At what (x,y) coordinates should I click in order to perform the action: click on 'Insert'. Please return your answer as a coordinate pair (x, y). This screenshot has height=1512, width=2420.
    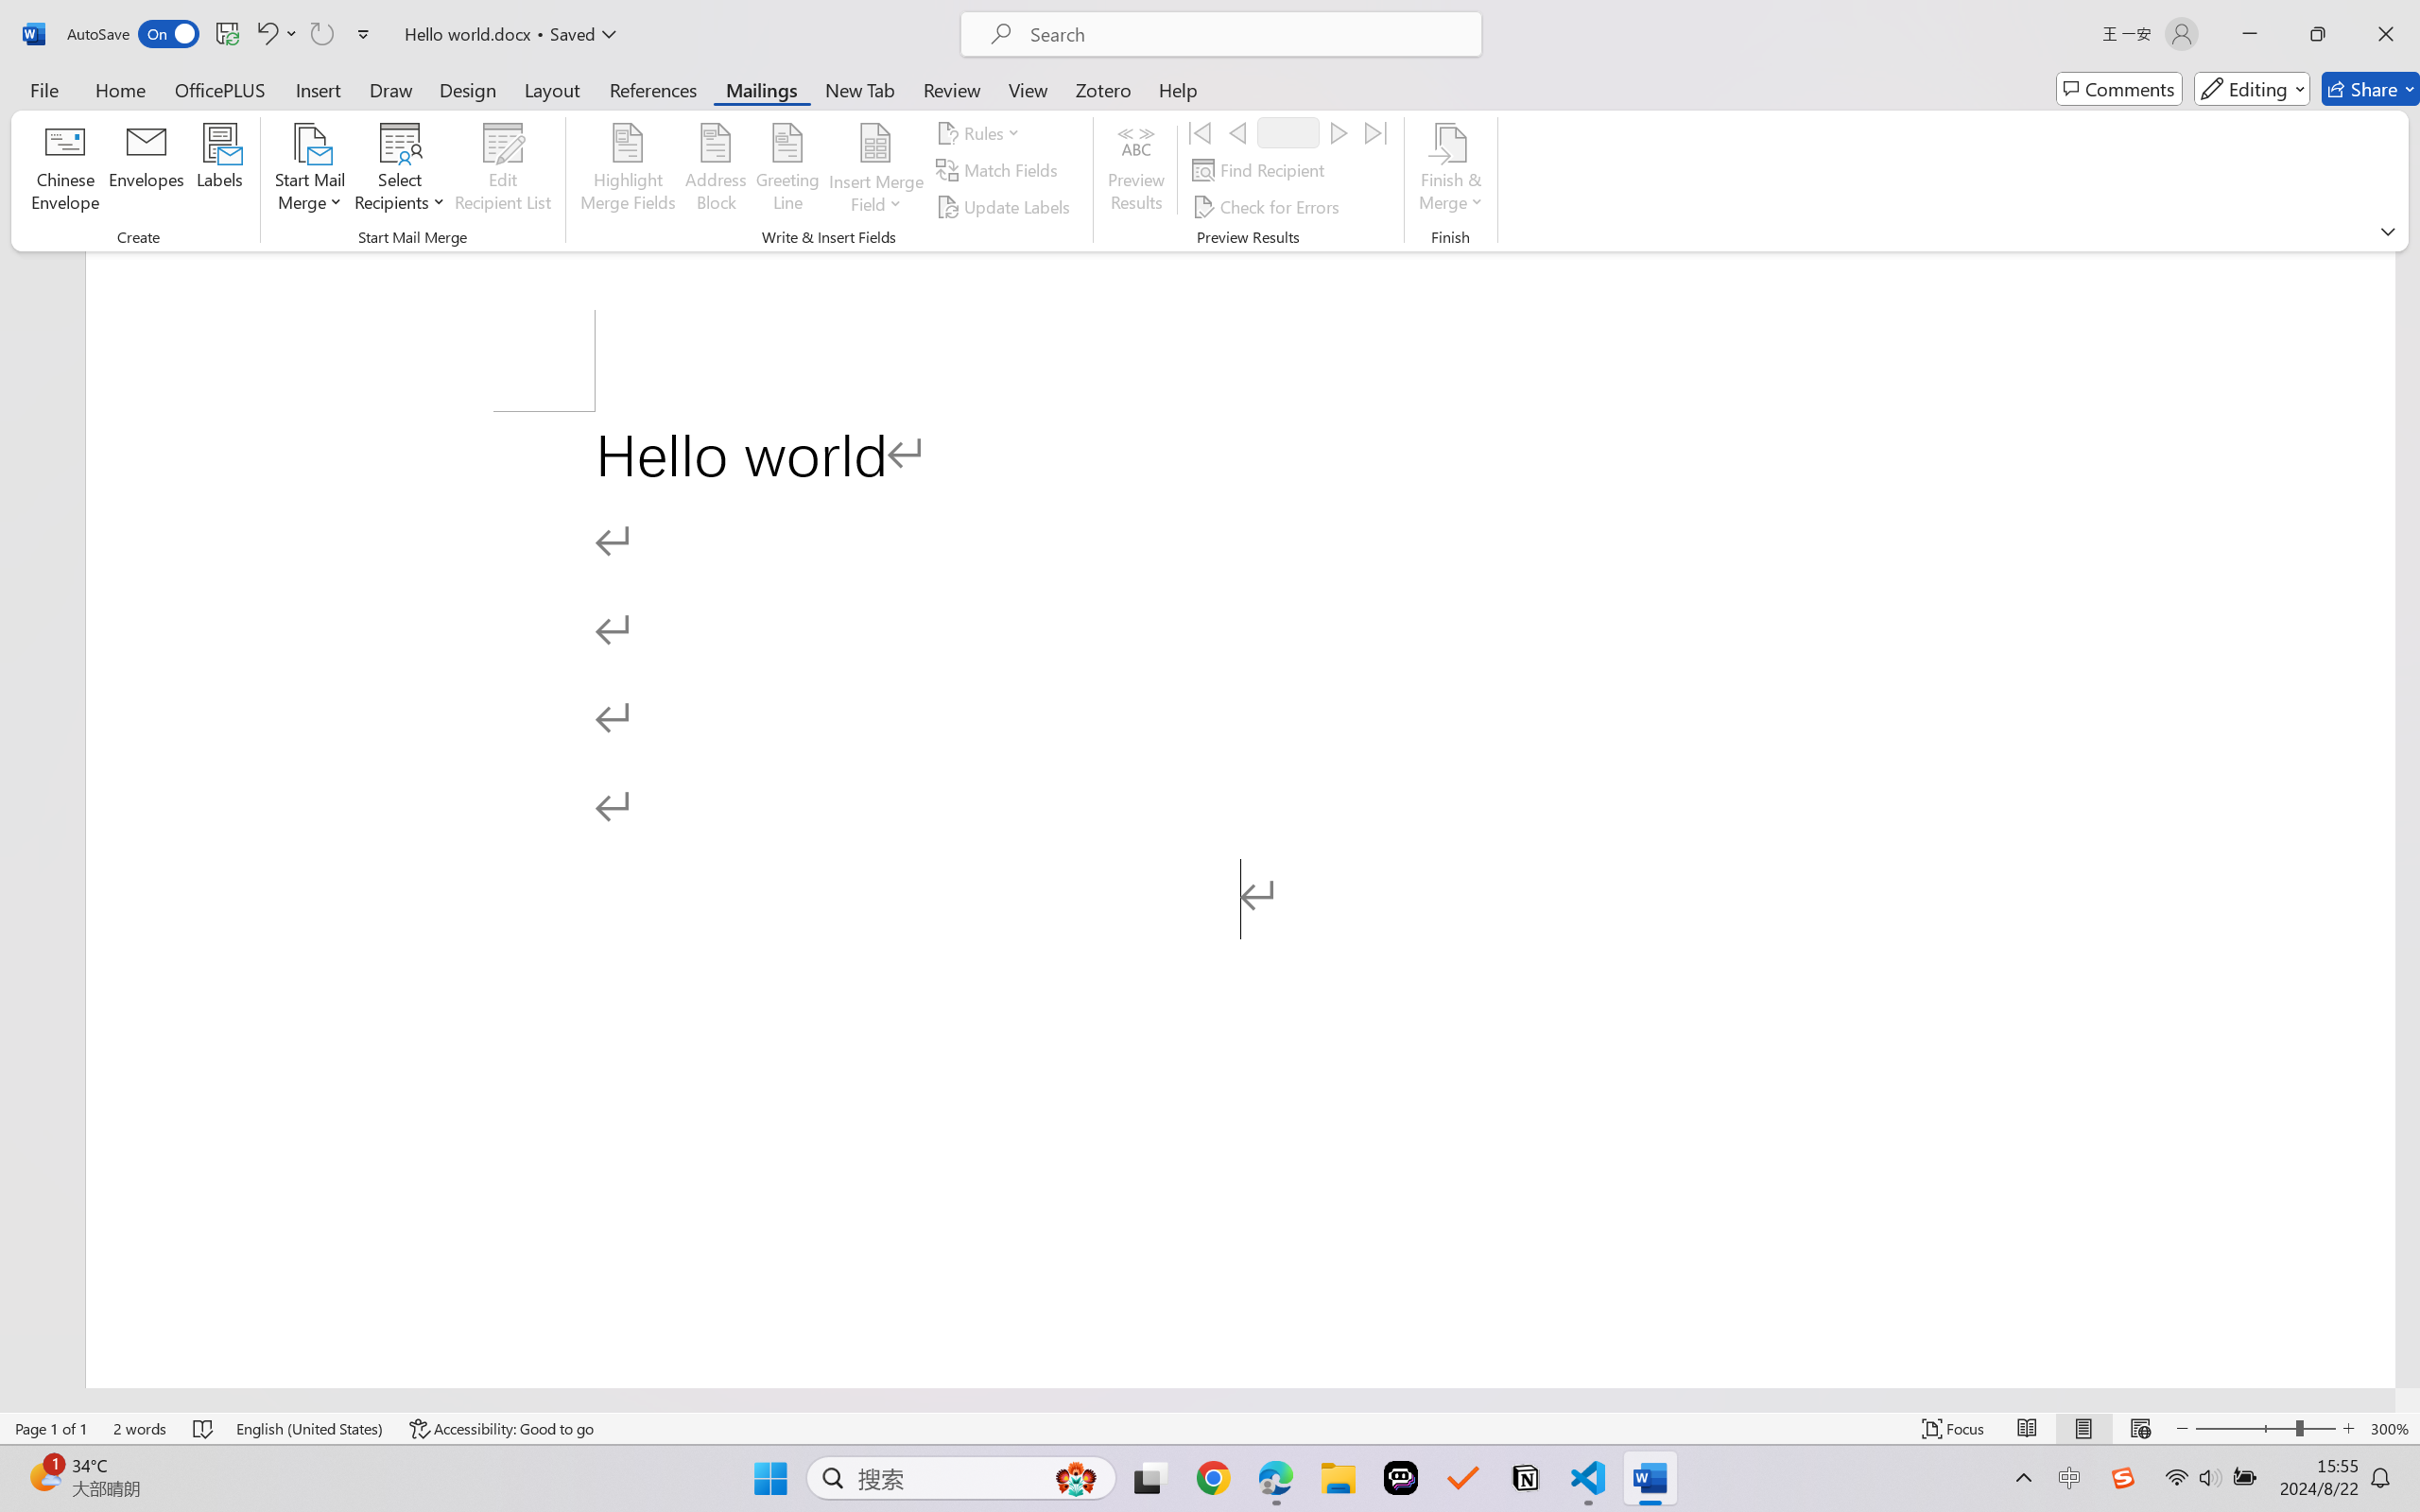
    Looking at the image, I should click on (317, 88).